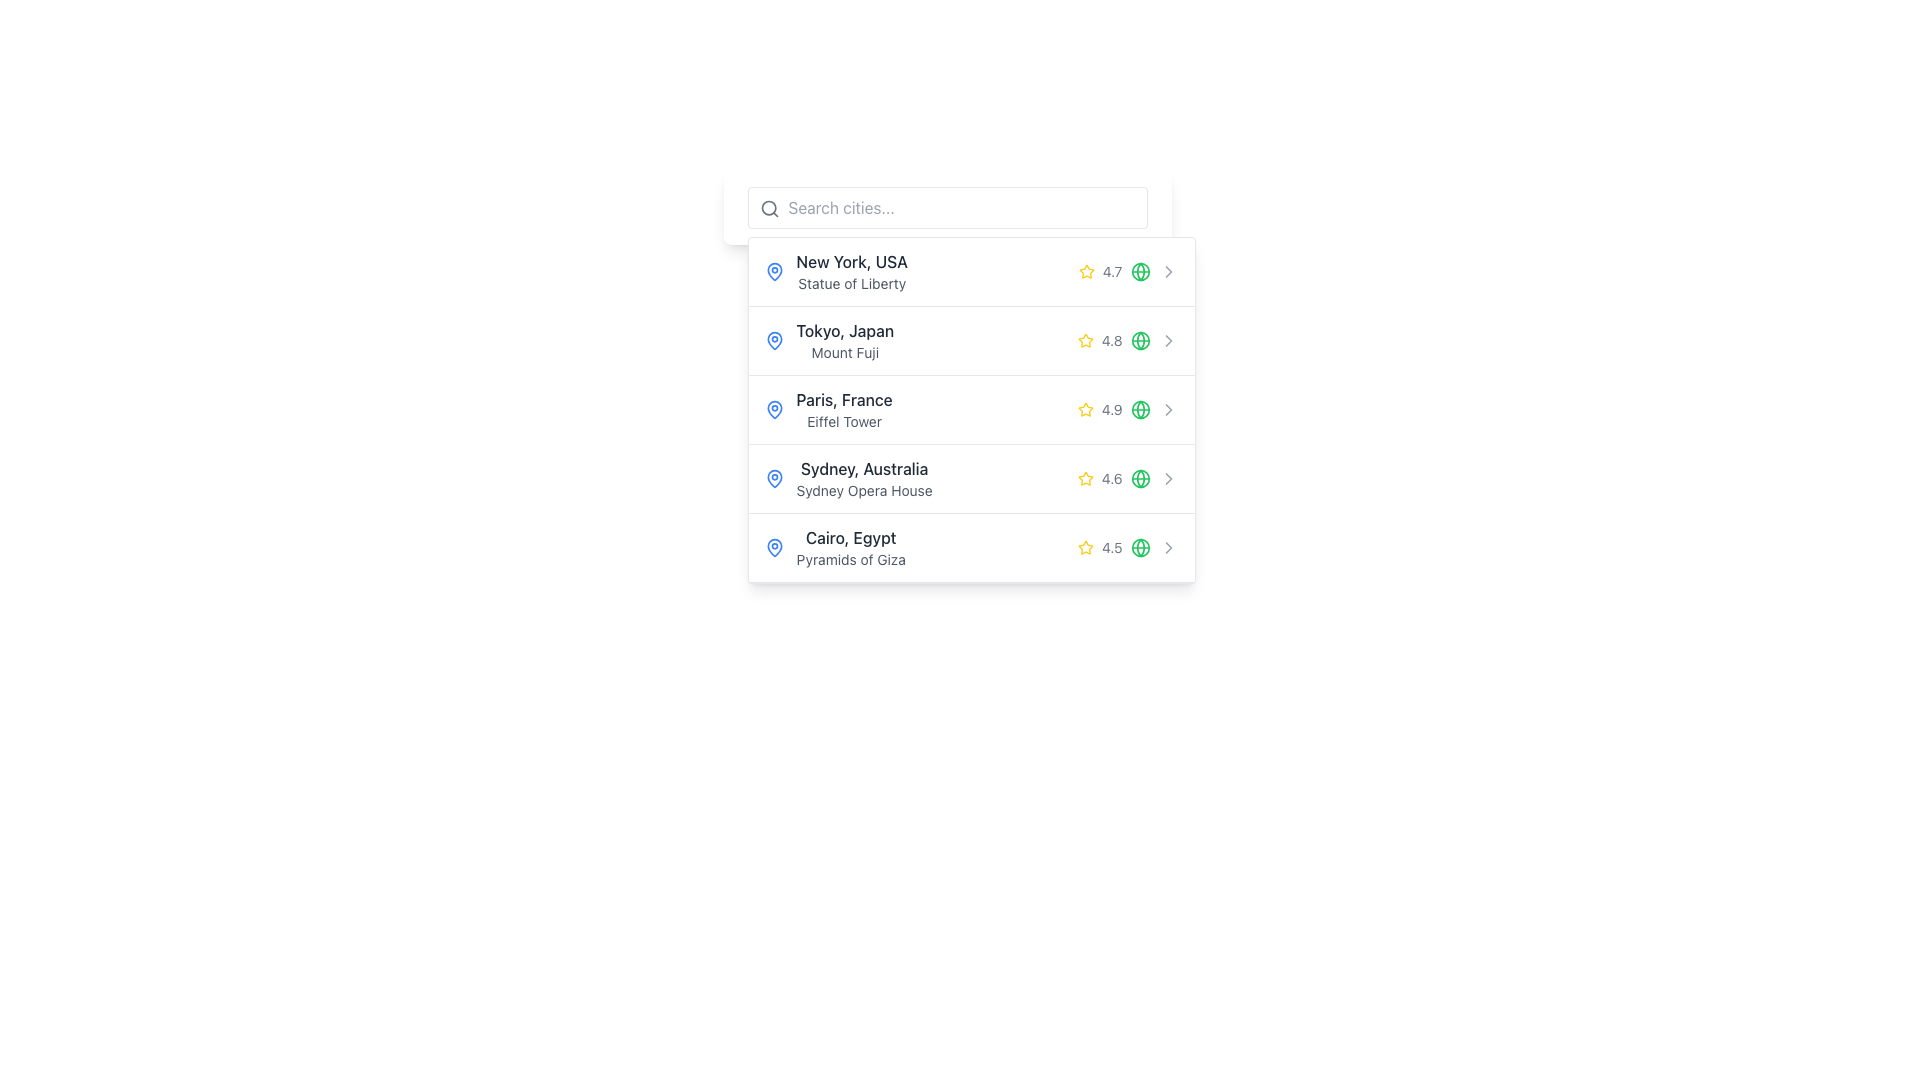  I want to click on the Chevron Right icon indicating navigation for the list item 'New York, USA Statue of Liberty 4.7', so click(1168, 272).